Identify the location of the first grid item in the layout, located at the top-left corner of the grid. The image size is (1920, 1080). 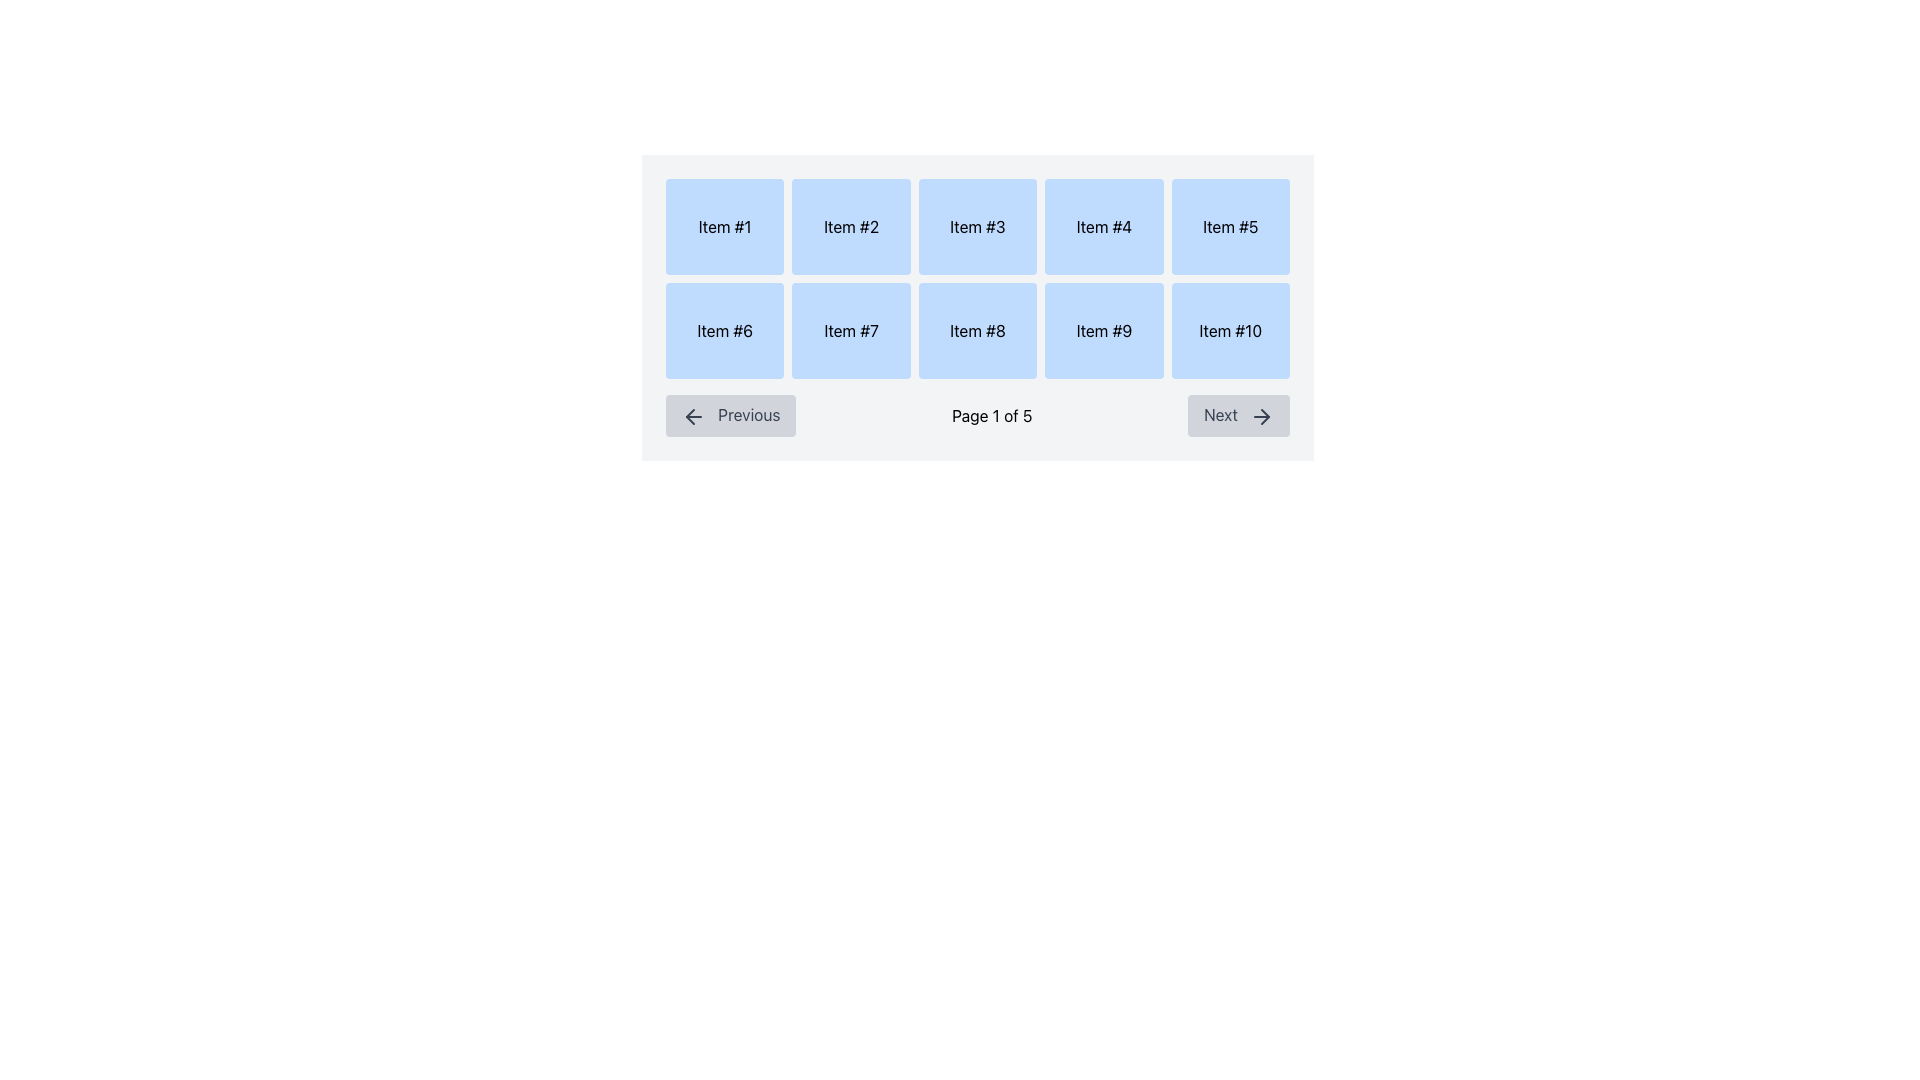
(724, 226).